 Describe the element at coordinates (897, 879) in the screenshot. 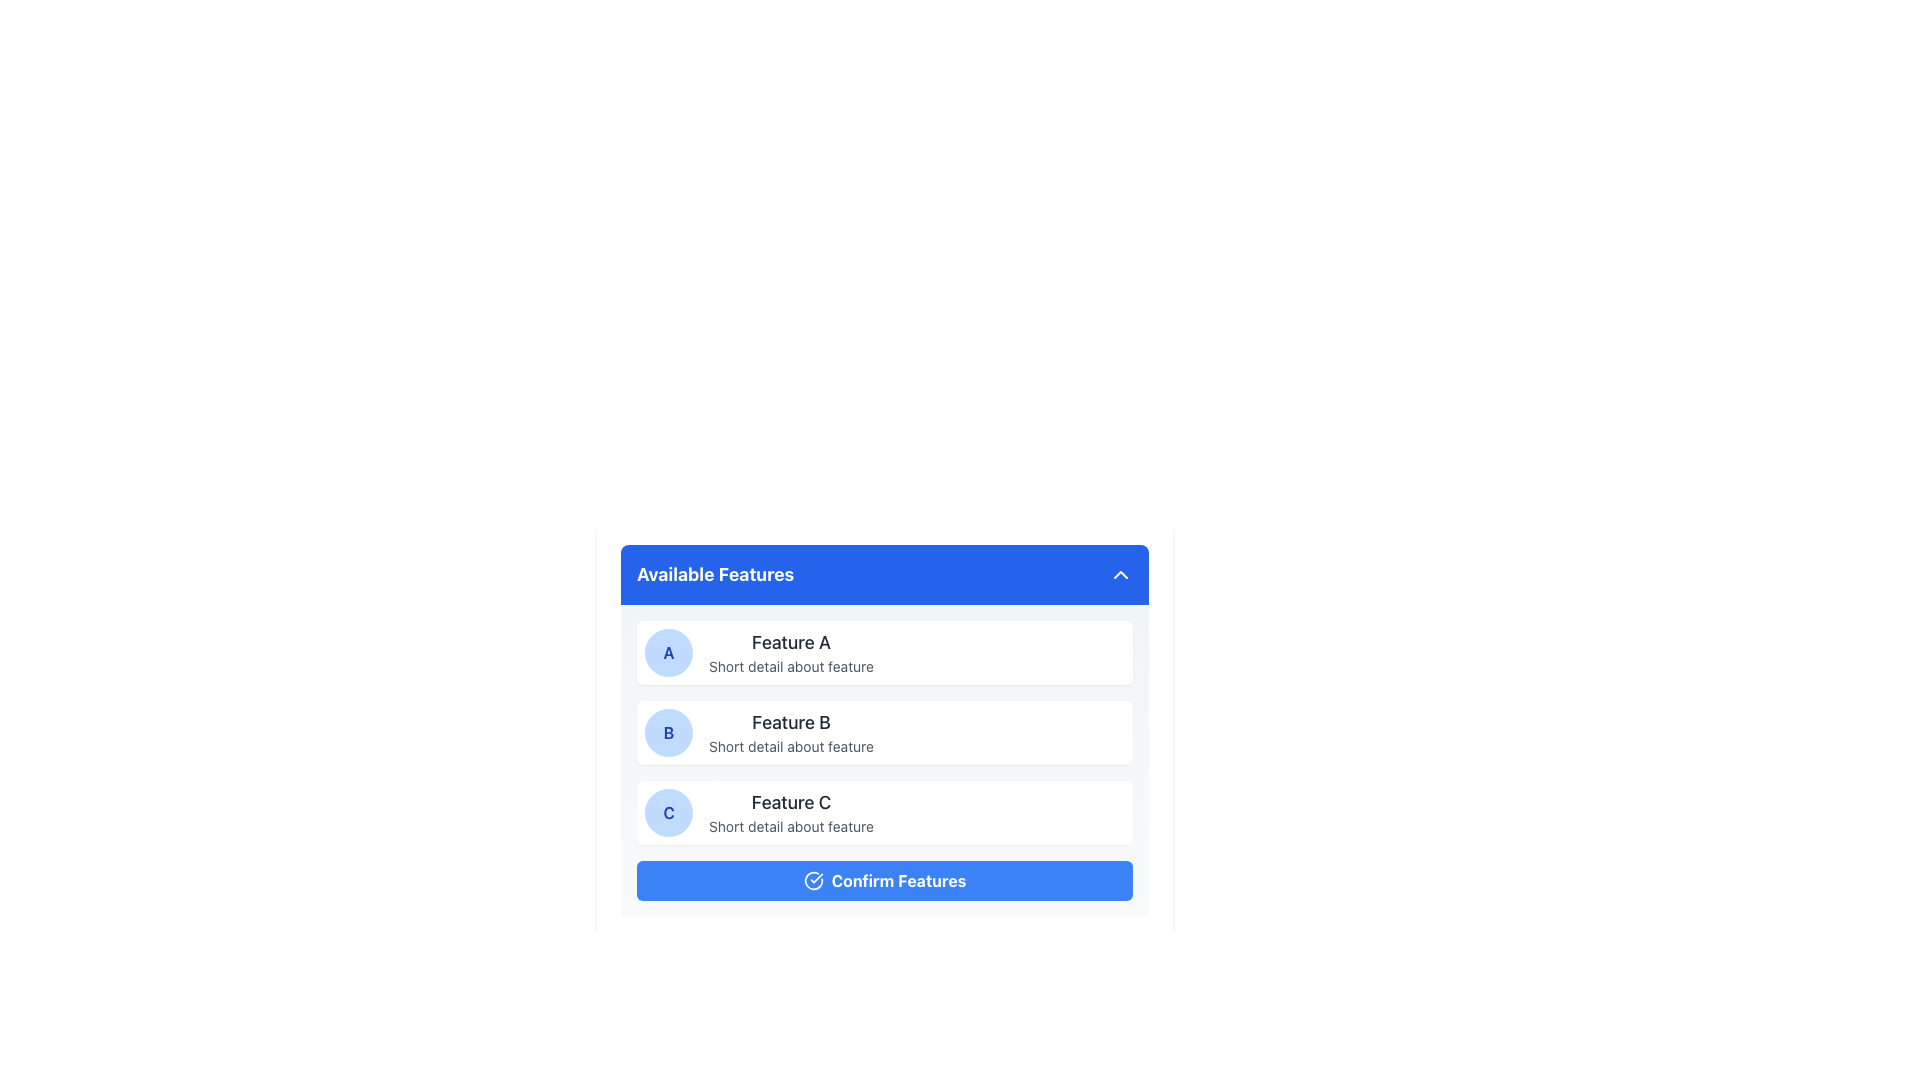

I see `the button labeled 'Confirm Features', which is a text label centered within a blue button located at the bottom of the 'Available Features' section` at that location.